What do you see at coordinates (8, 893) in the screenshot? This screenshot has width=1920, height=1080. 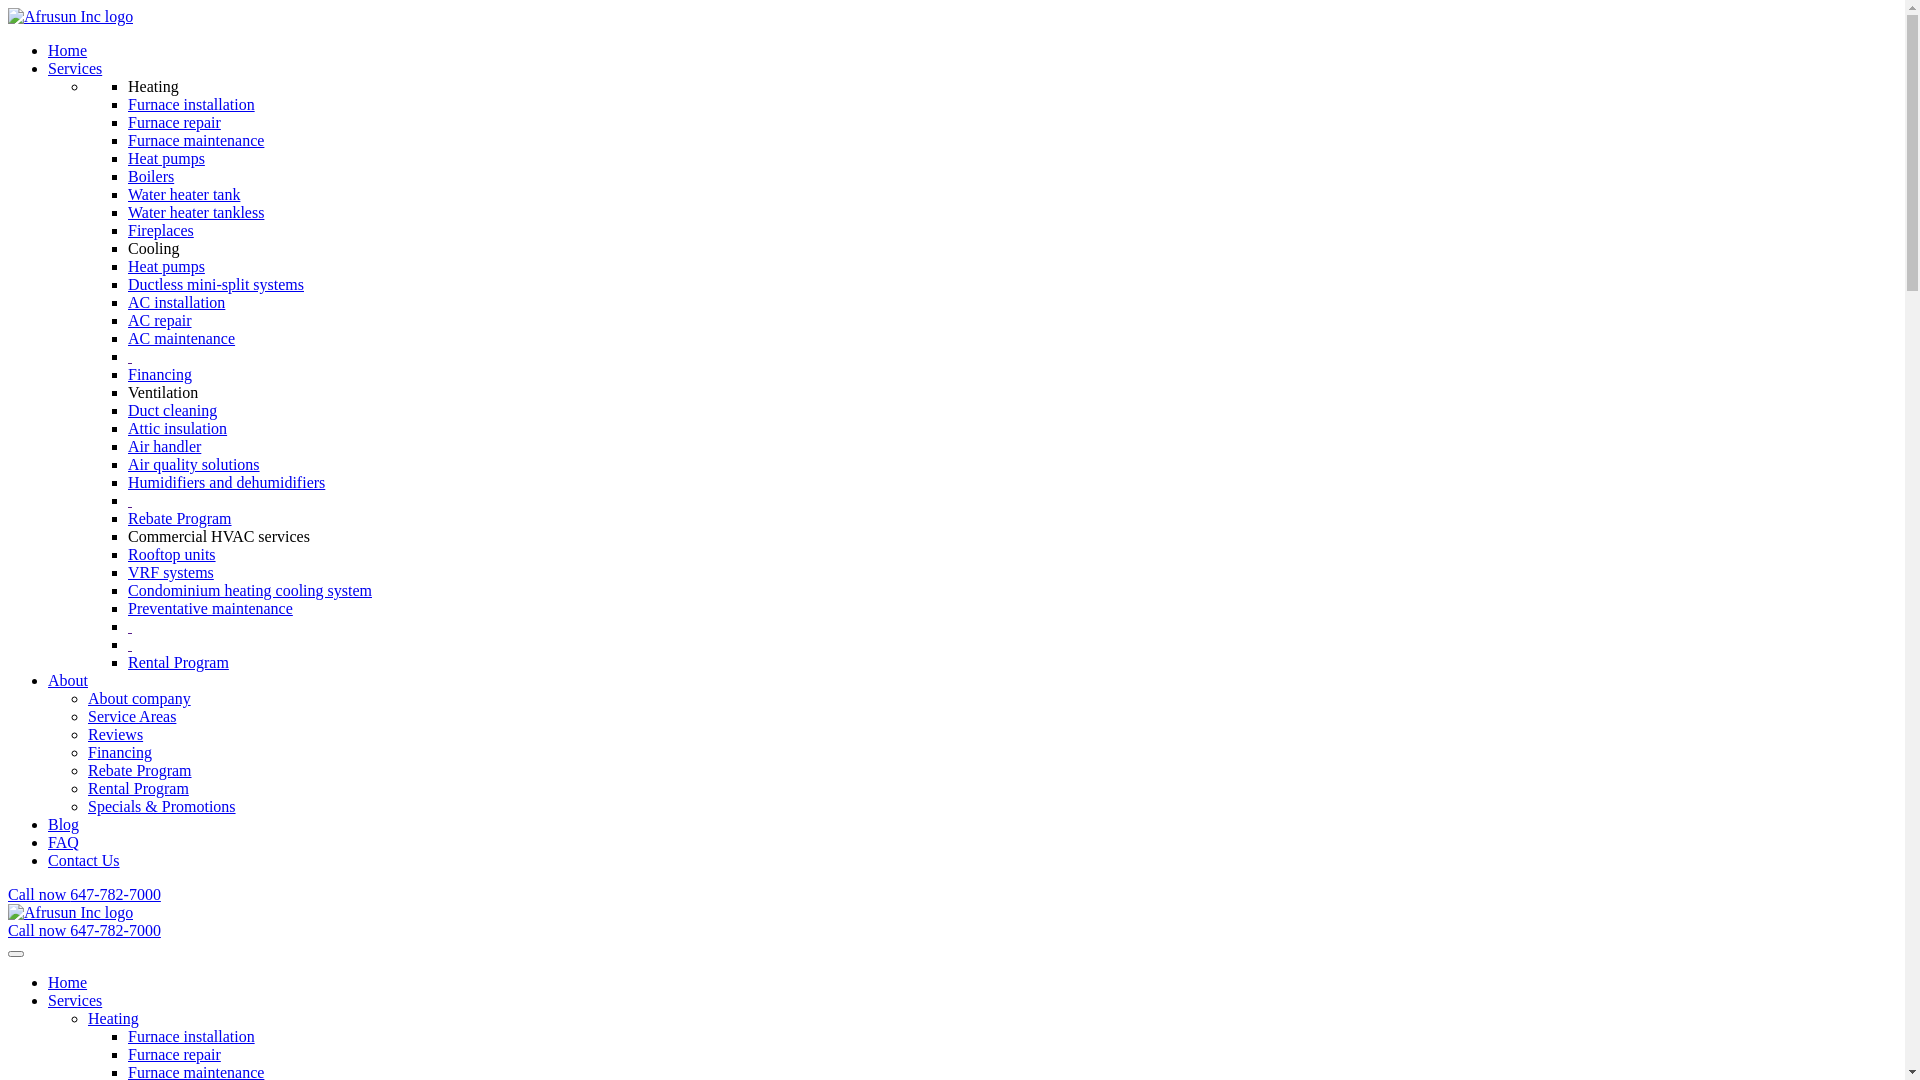 I see `'Call now 647-782-7000'` at bounding box center [8, 893].